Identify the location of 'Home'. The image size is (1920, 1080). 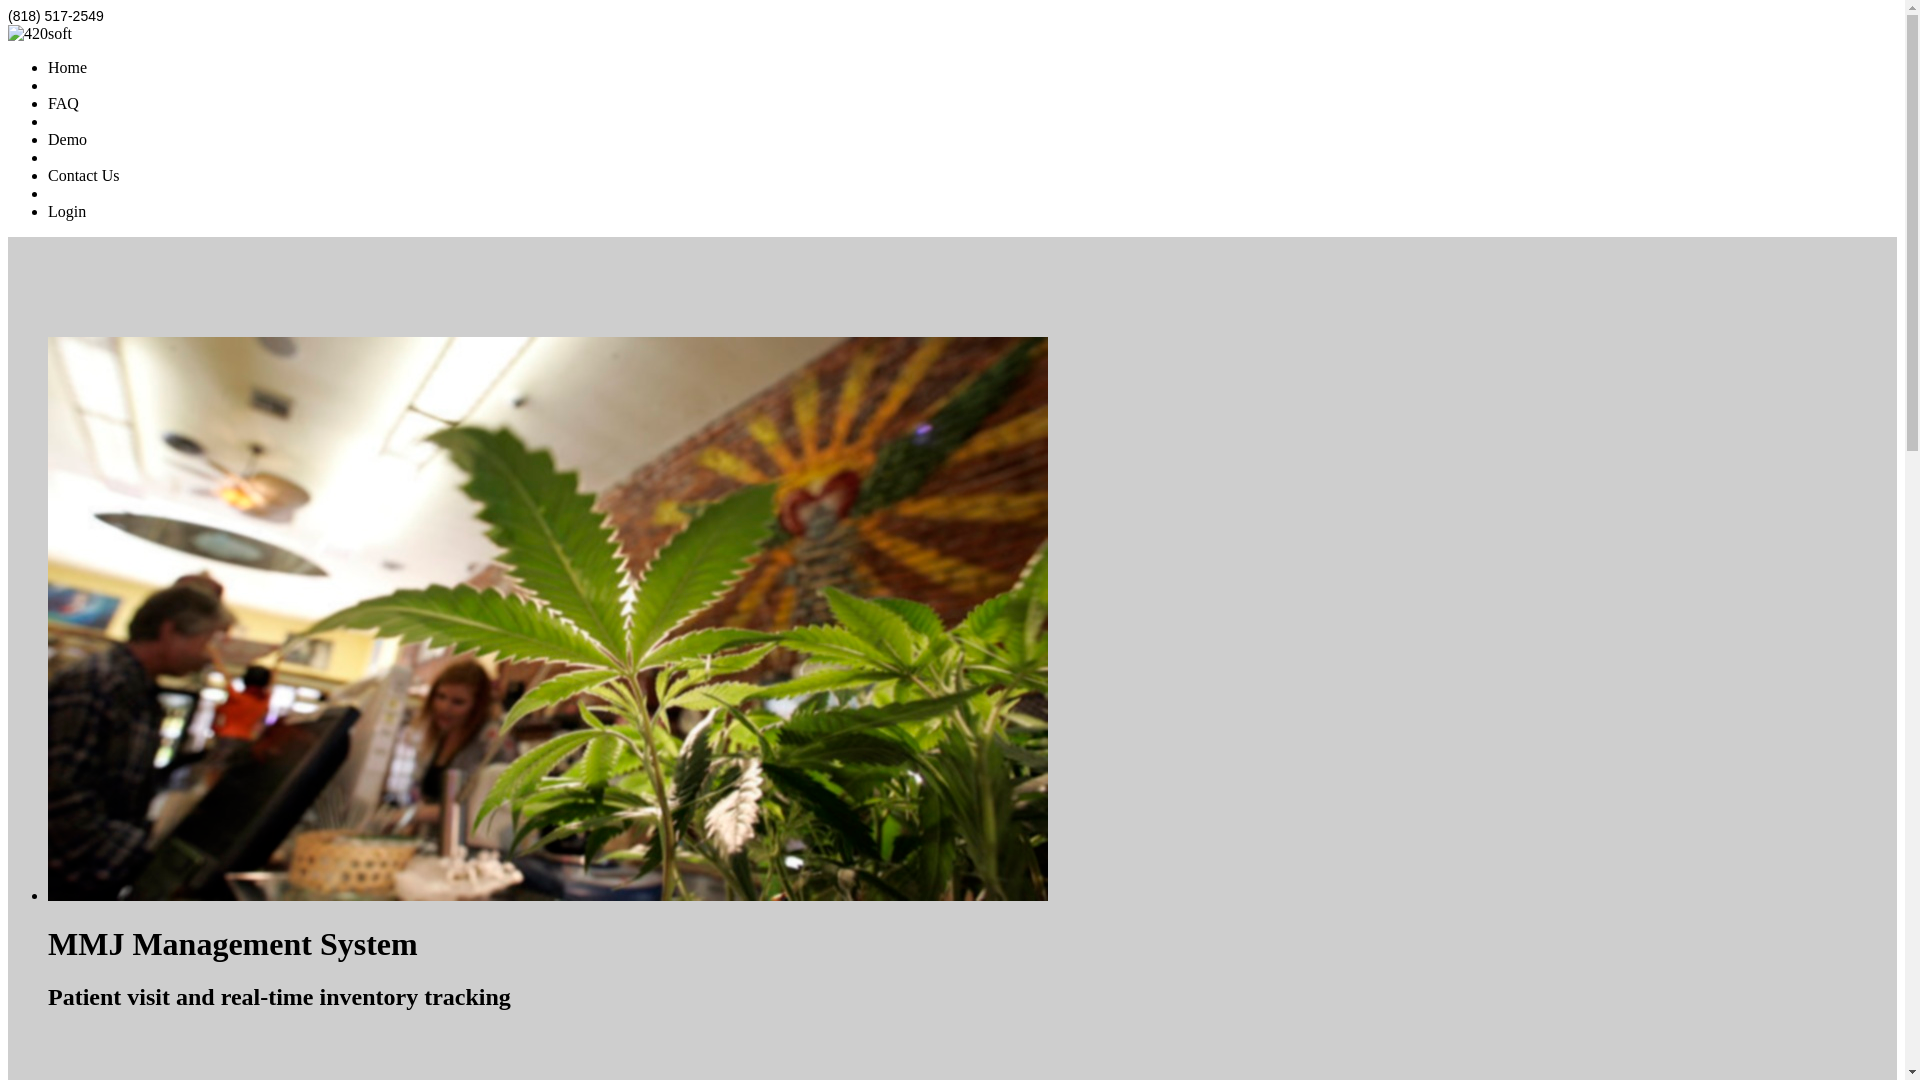
(67, 66).